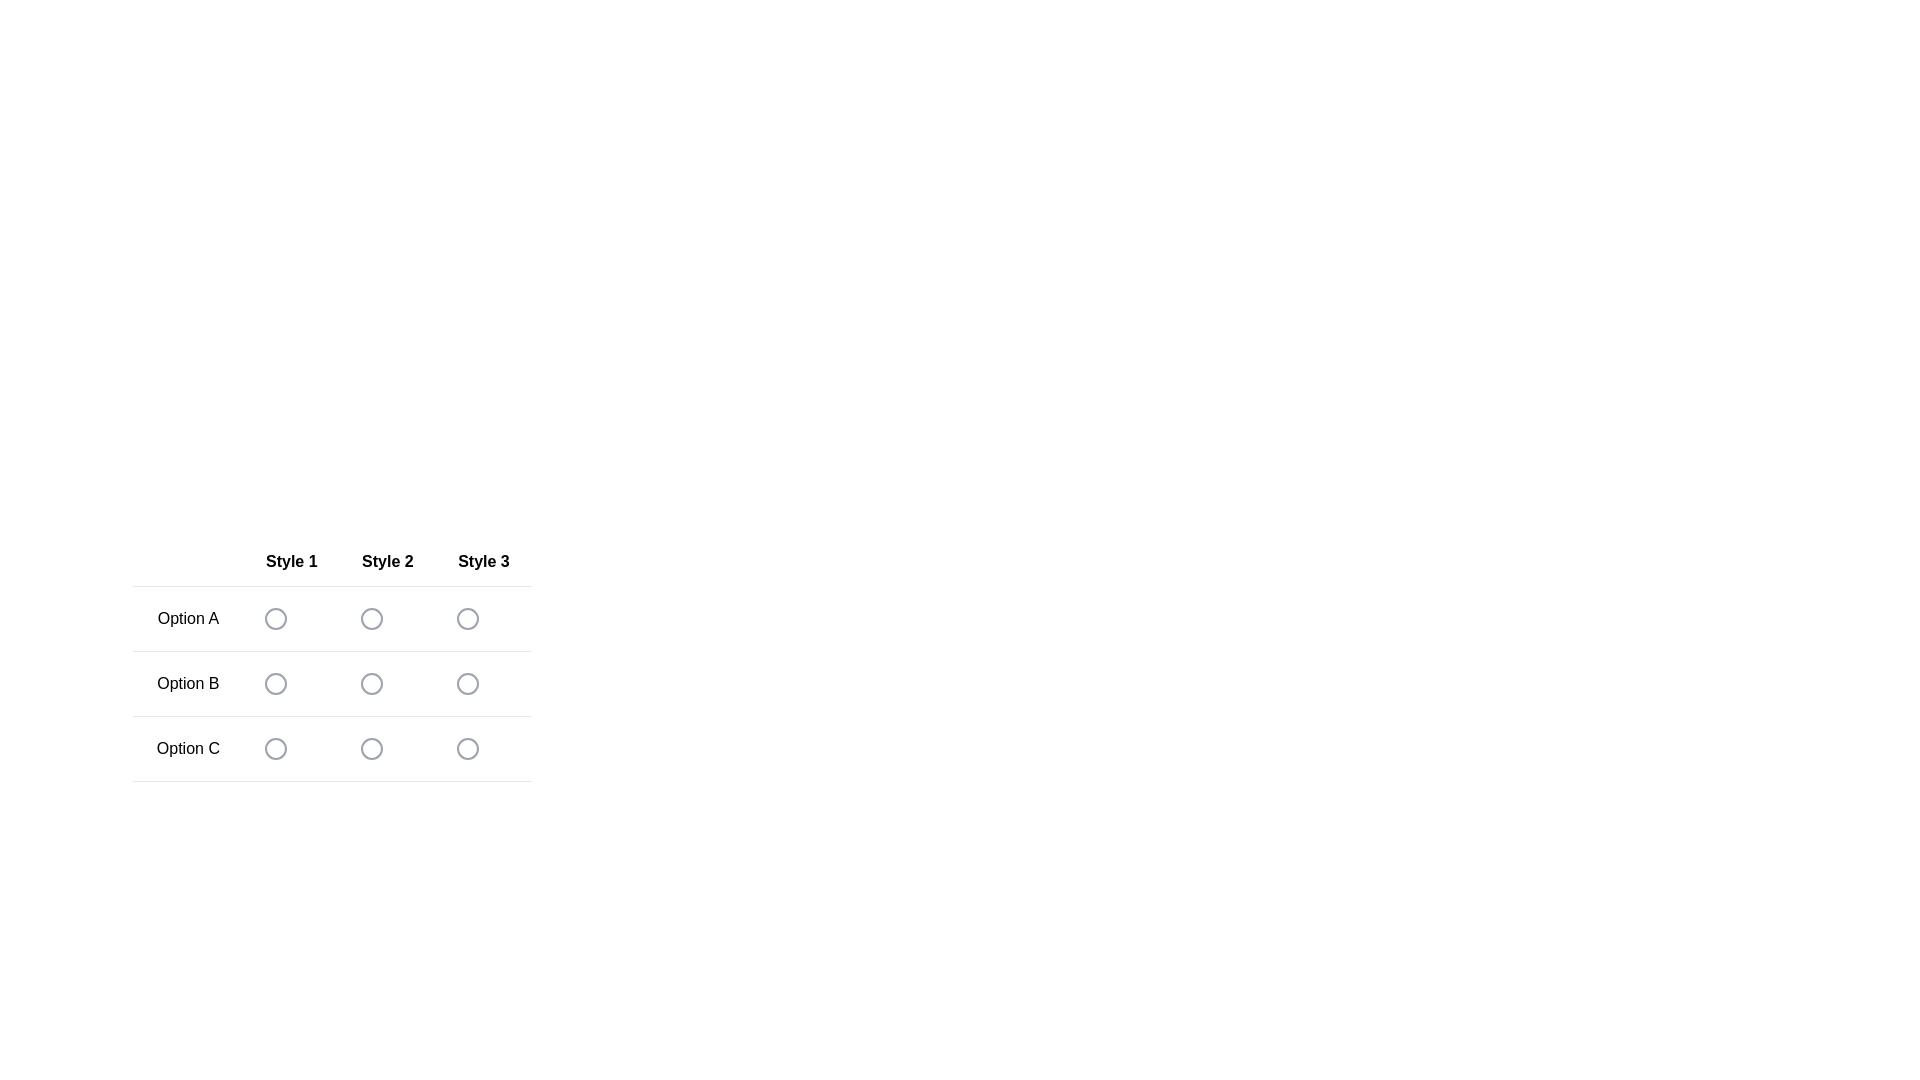  What do you see at coordinates (371, 617) in the screenshot?
I see `the radio button for 'Option A' in the first row and second column under the 'Style 2' header` at bounding box center [371, 617].